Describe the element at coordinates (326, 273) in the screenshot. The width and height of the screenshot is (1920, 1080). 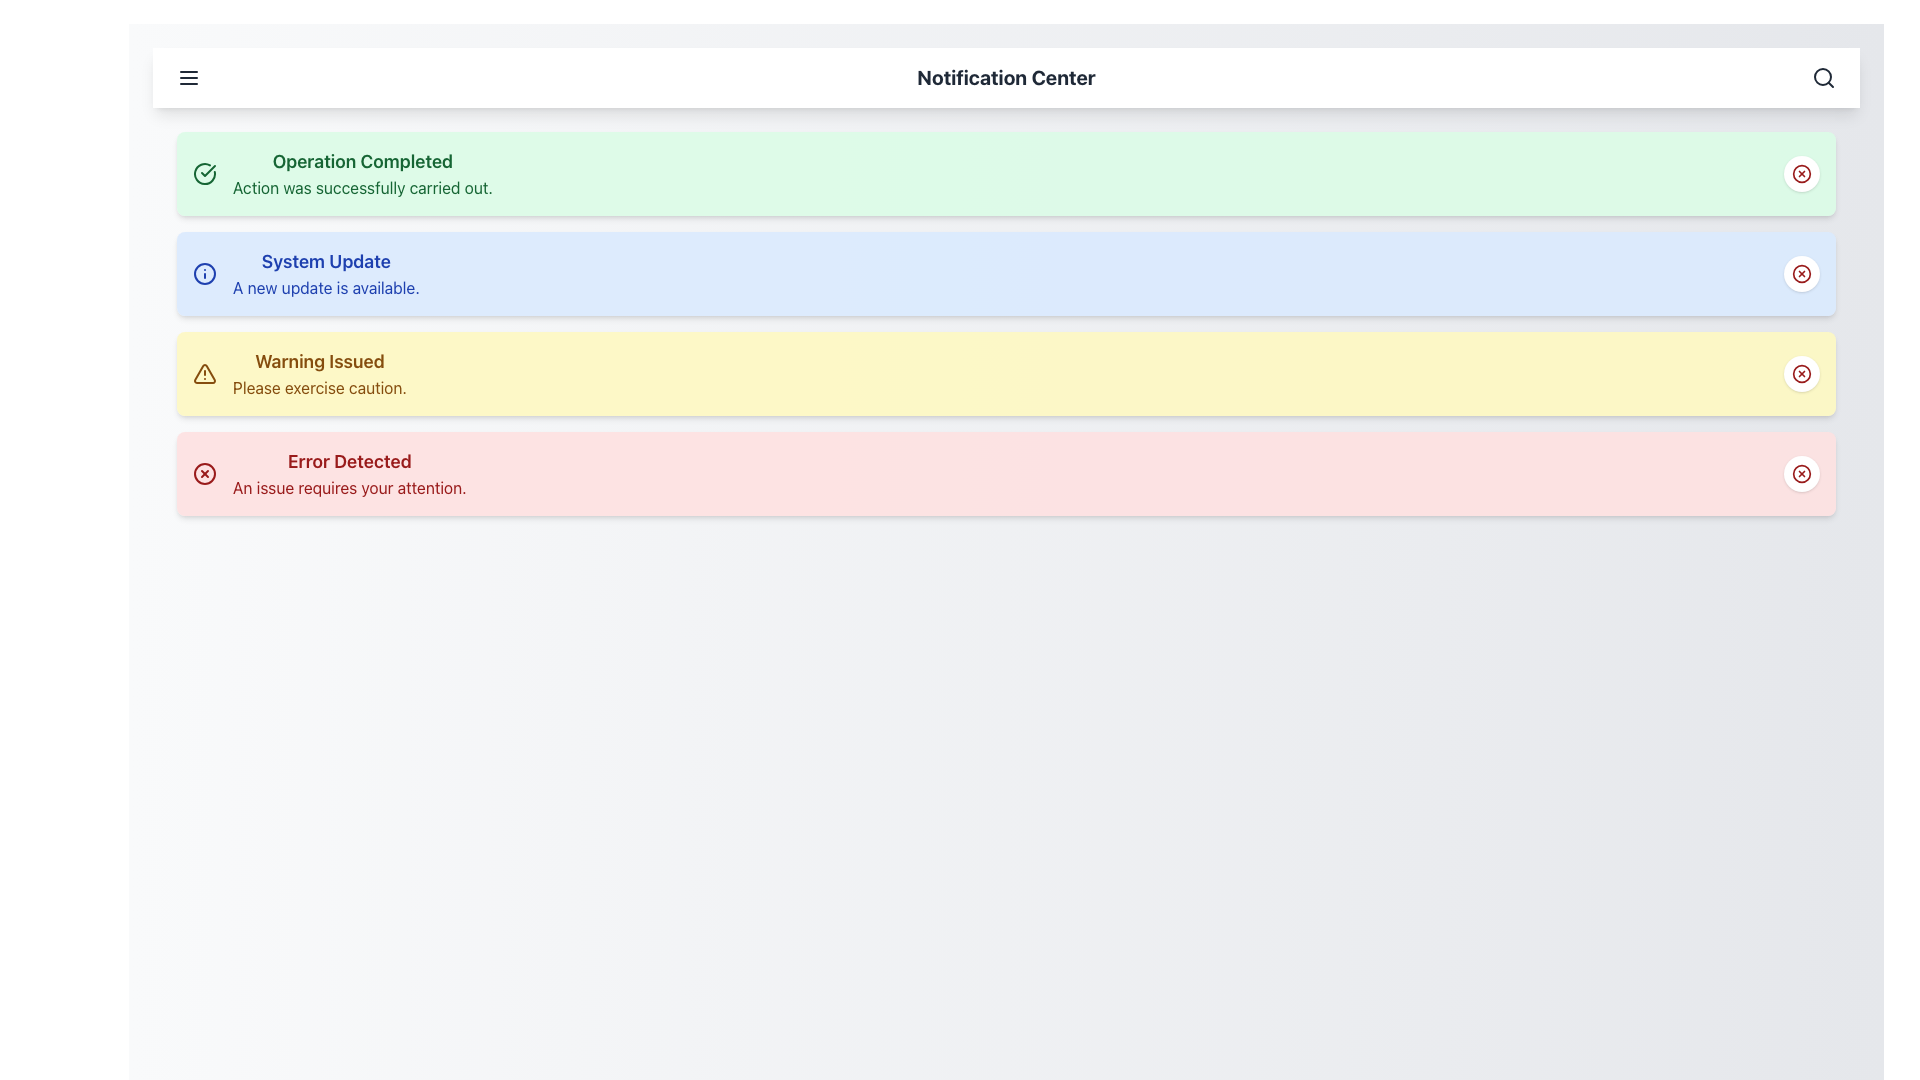
I see `text content of the Text Display that shows 'System Update' and 'A new update is available.'` at that location.